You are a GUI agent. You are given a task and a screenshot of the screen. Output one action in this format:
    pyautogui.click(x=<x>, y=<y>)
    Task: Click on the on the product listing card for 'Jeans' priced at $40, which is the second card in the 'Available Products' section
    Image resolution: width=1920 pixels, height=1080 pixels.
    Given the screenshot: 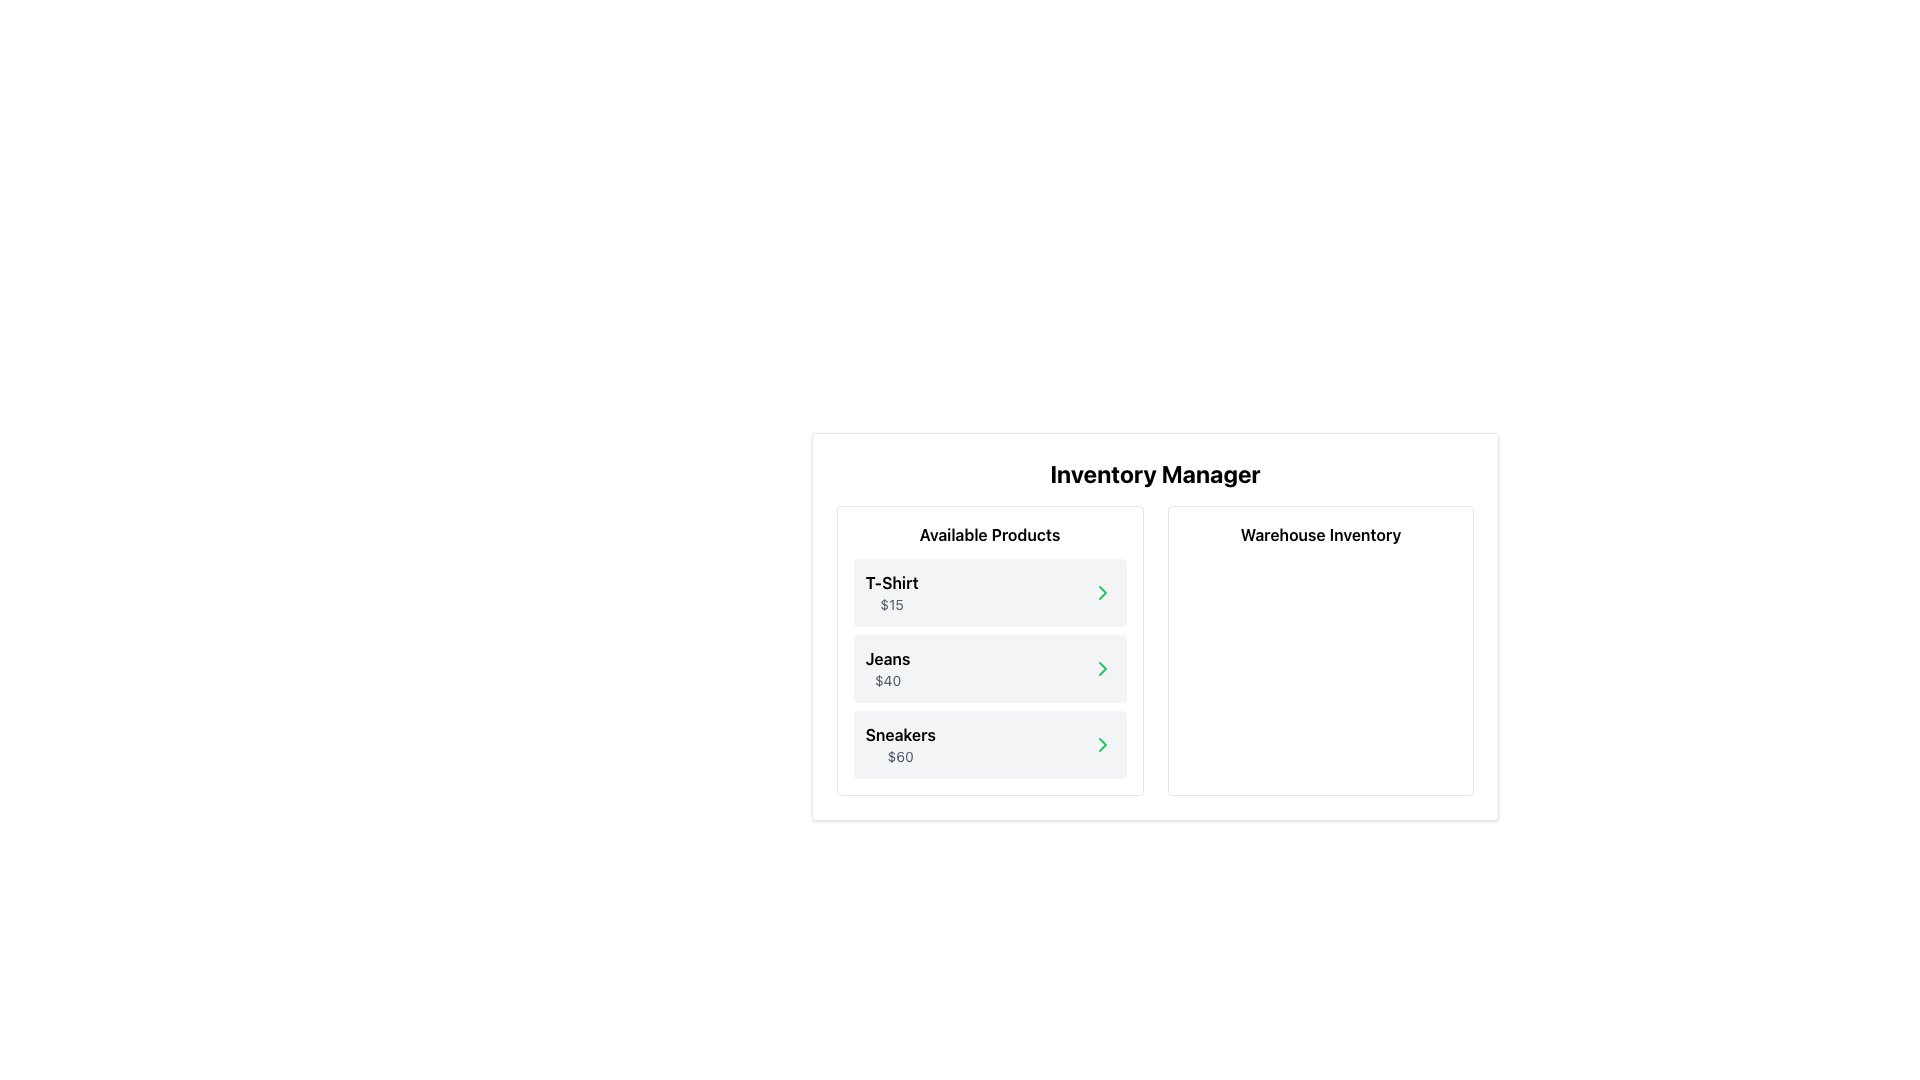 What is the action you would take?
    pyautogui.click(x=990, y=651)
    